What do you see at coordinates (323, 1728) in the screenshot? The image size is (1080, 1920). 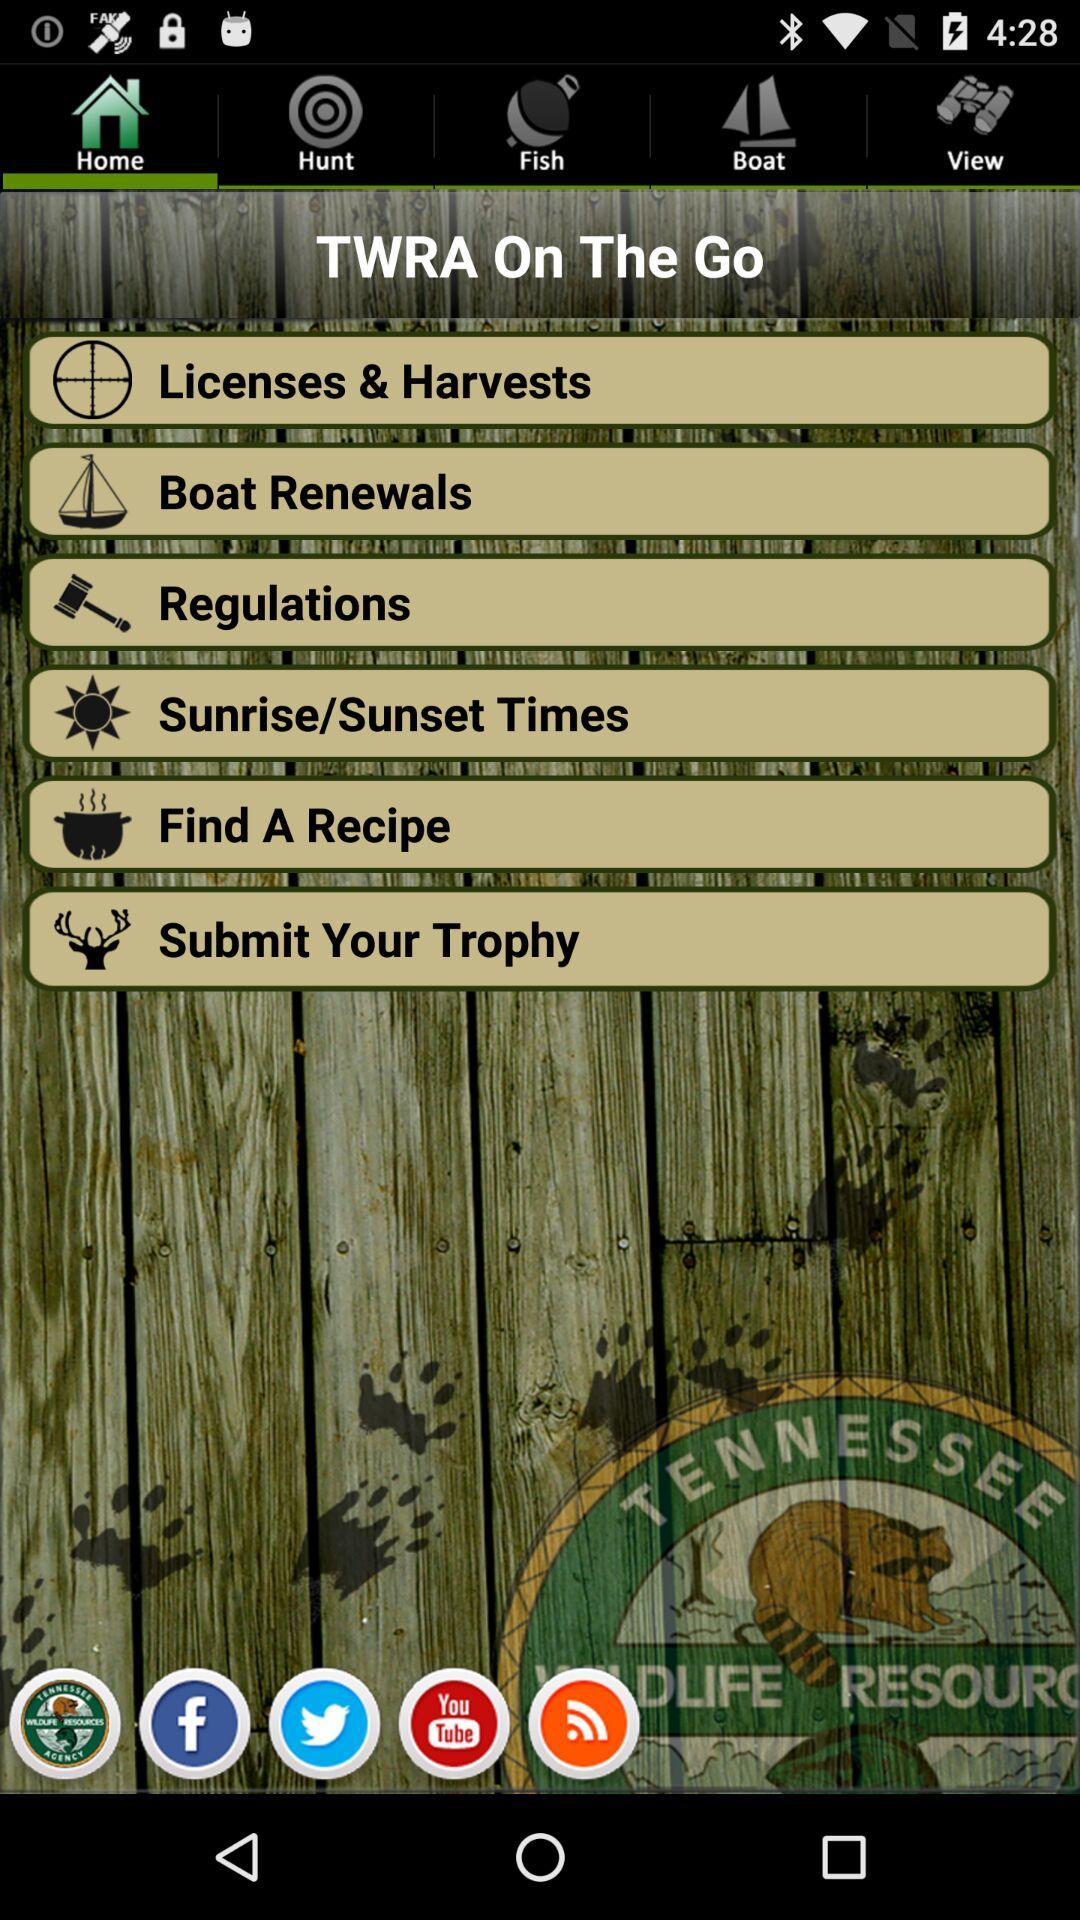 I see `item below submit your trophy icon` at bounding box center [323, 1728].